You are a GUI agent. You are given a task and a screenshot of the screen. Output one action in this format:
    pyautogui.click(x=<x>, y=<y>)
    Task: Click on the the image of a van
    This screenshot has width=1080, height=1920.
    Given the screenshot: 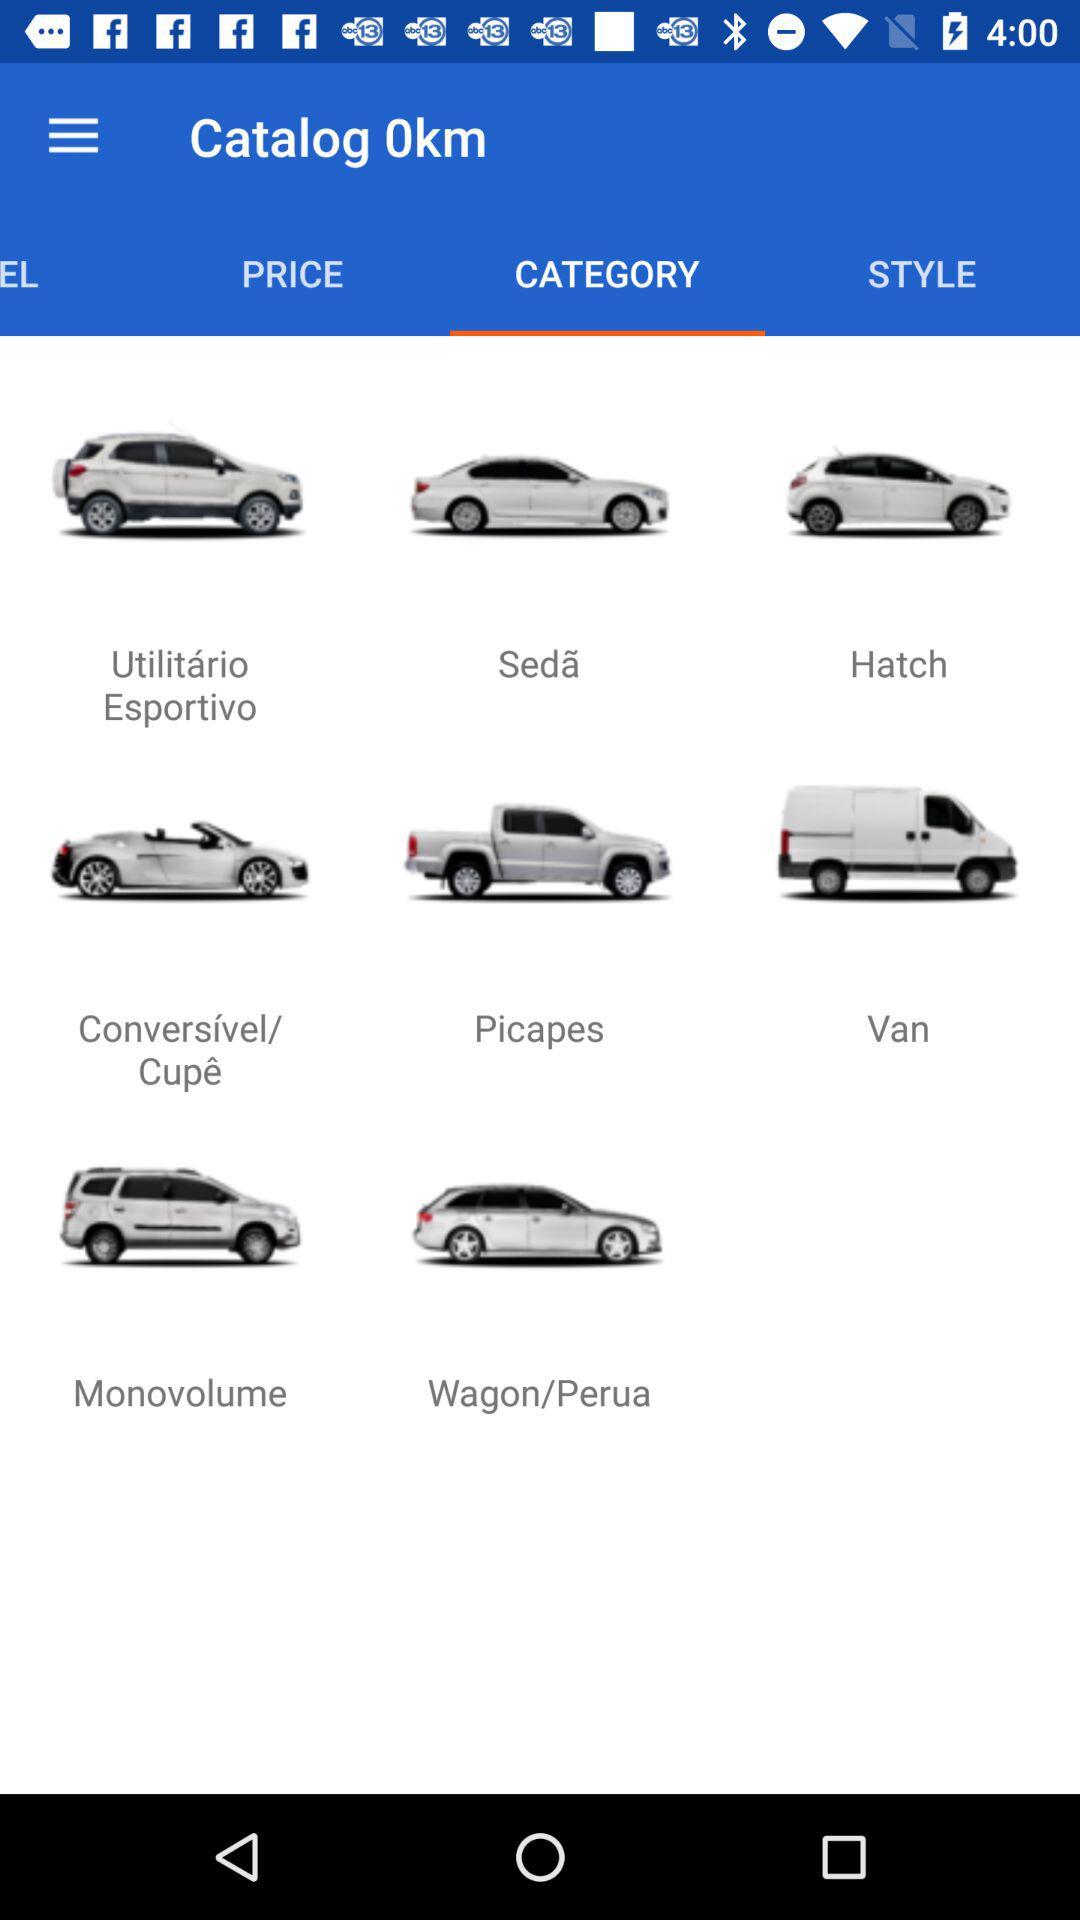 What is the action you would take?
    pyautogui.click(x=897, y=844)
    